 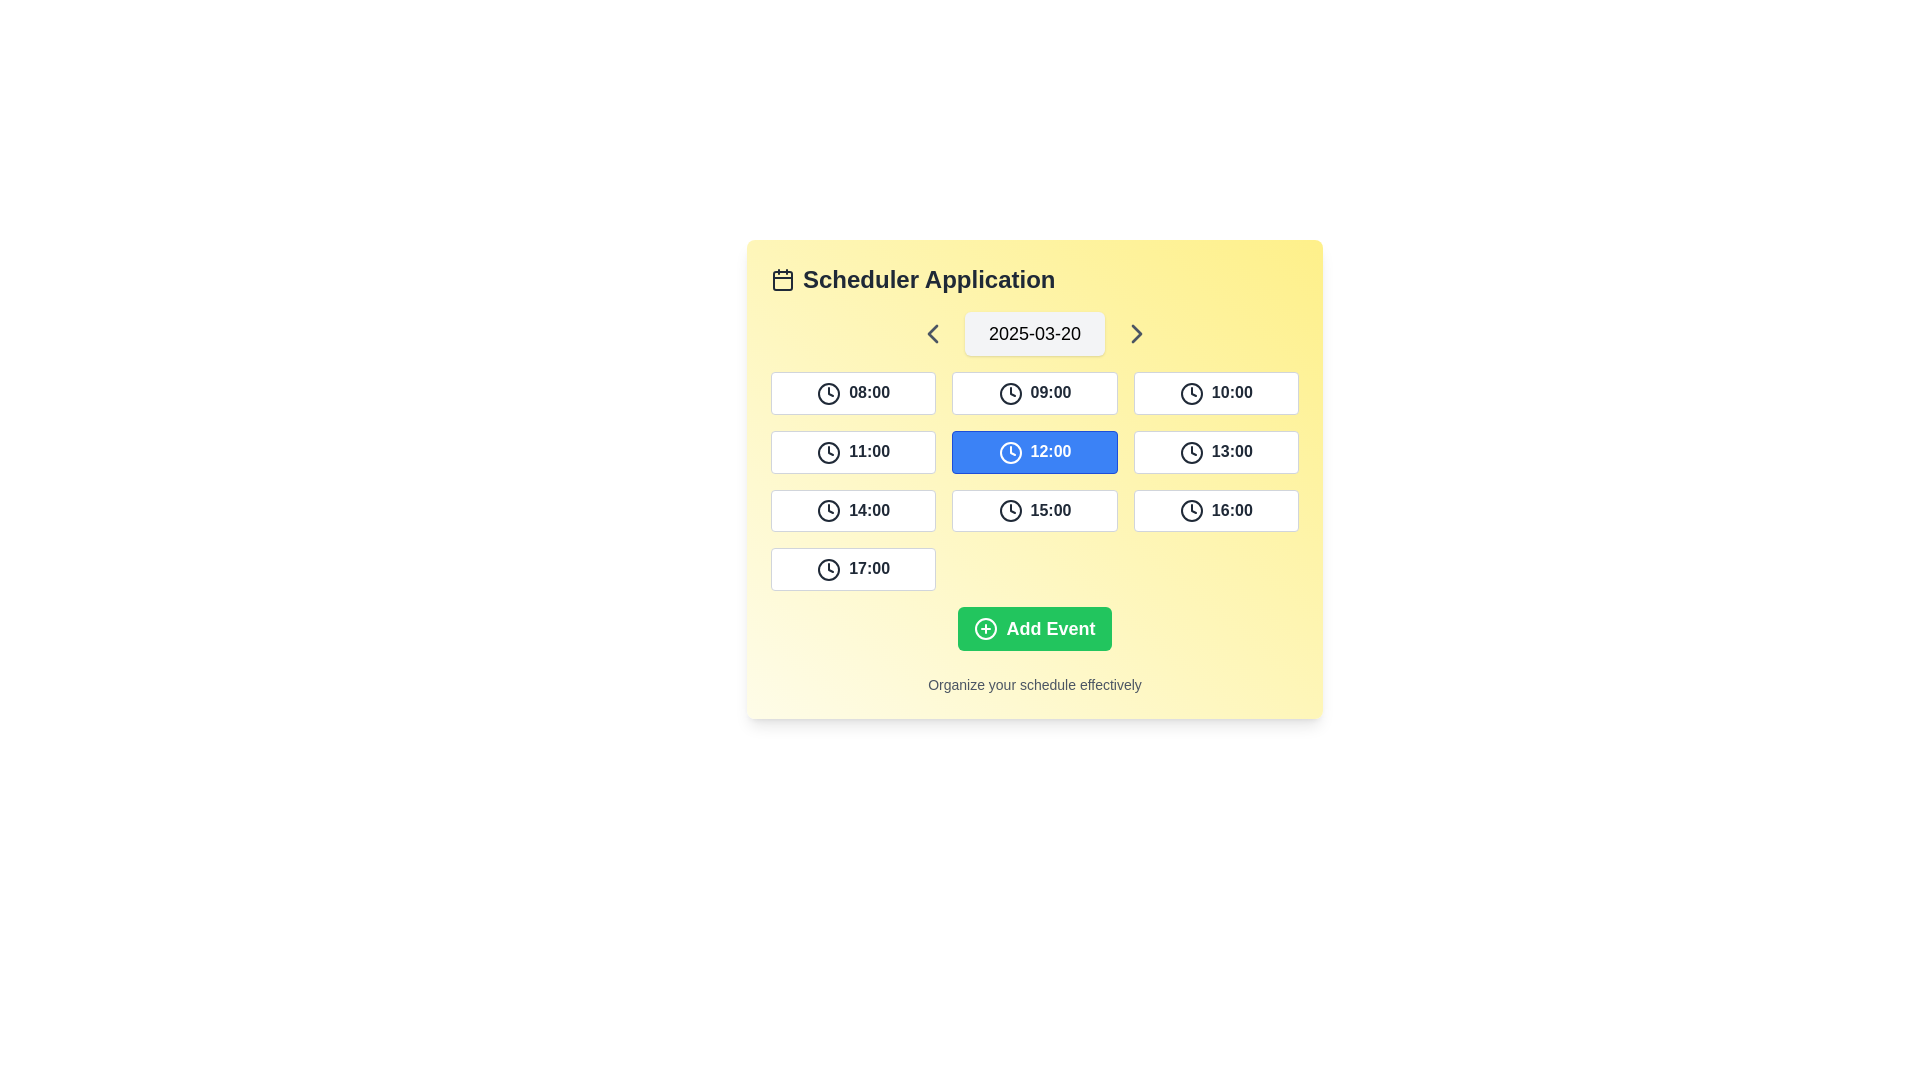 What do you see at coordinates (1215, 452) in the screenshot?
I see `the button with an icon and text` at bounding box center [1215, 452].